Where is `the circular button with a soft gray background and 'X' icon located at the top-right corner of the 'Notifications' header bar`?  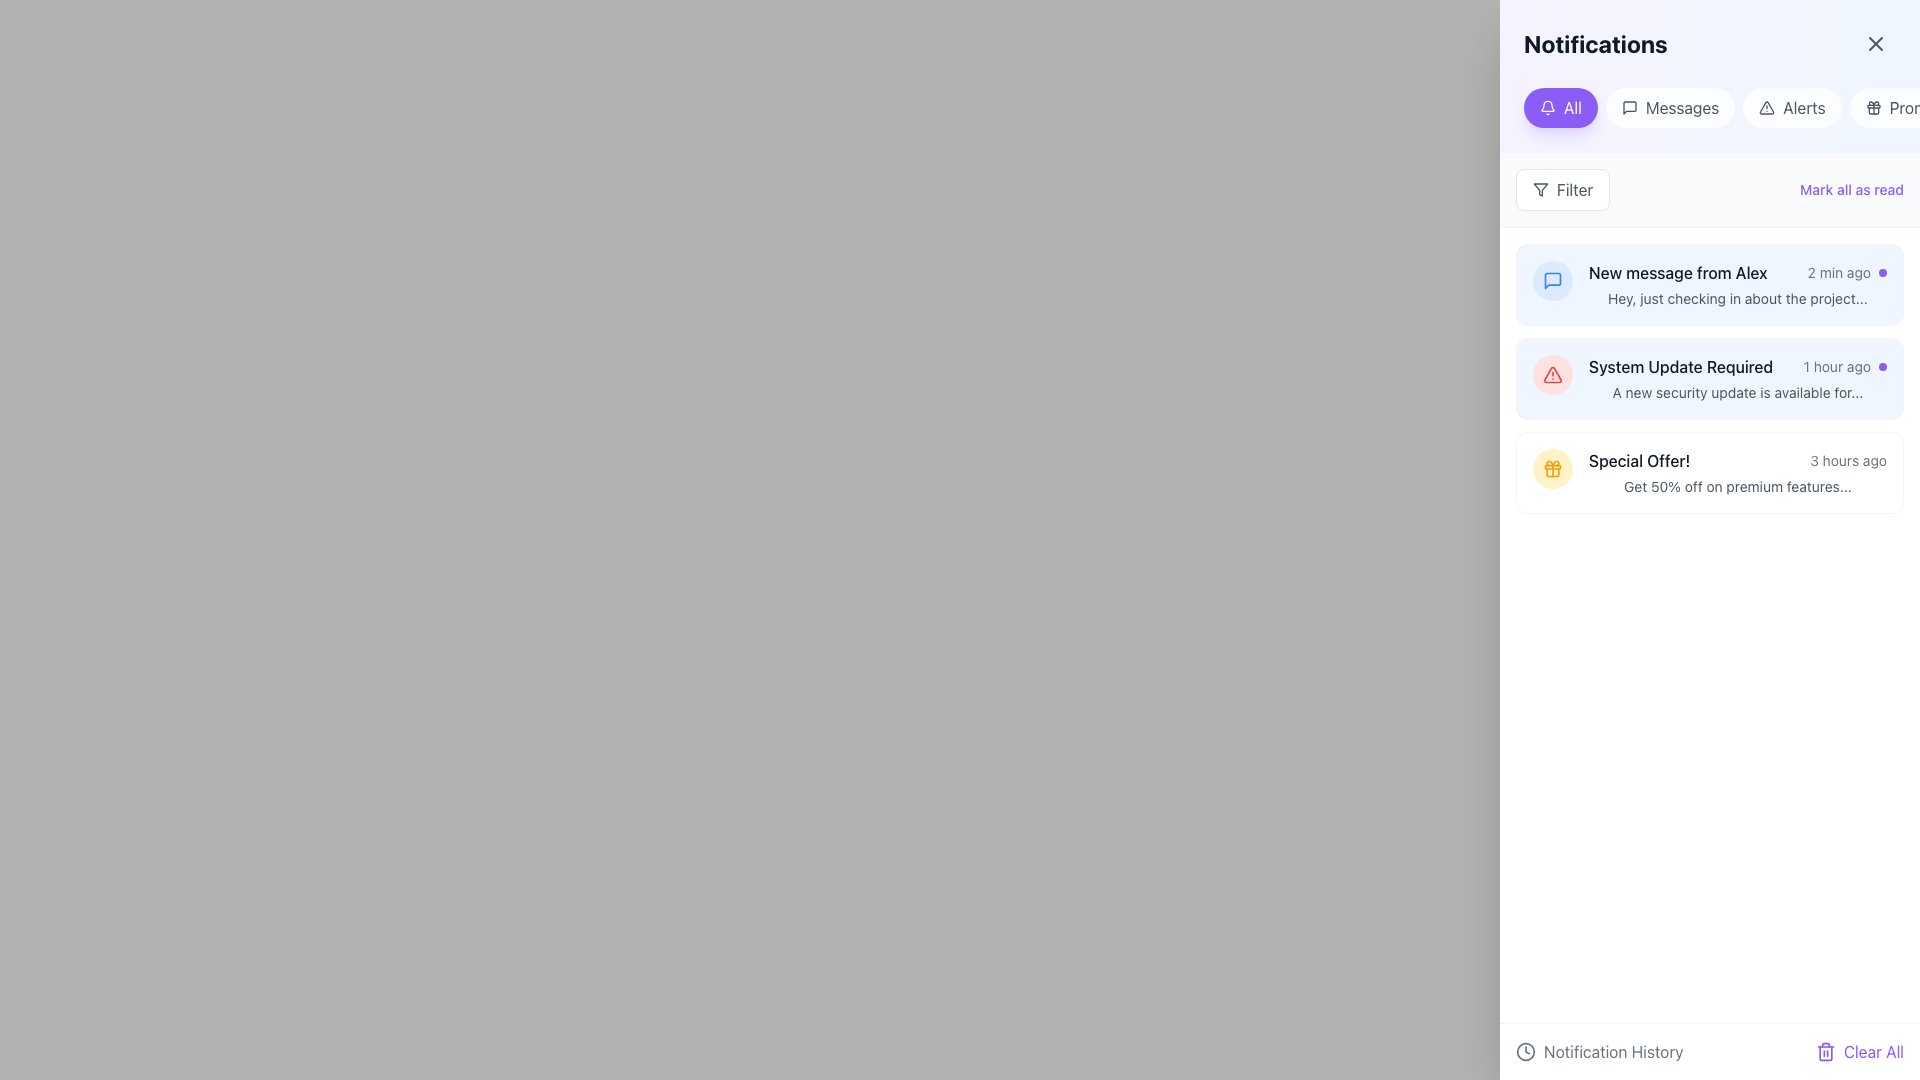
the circular button with a soft gray background and 'X' icon located at the top-right corner of the 'Notifications' header bar is located at coordinates (1875, 43).